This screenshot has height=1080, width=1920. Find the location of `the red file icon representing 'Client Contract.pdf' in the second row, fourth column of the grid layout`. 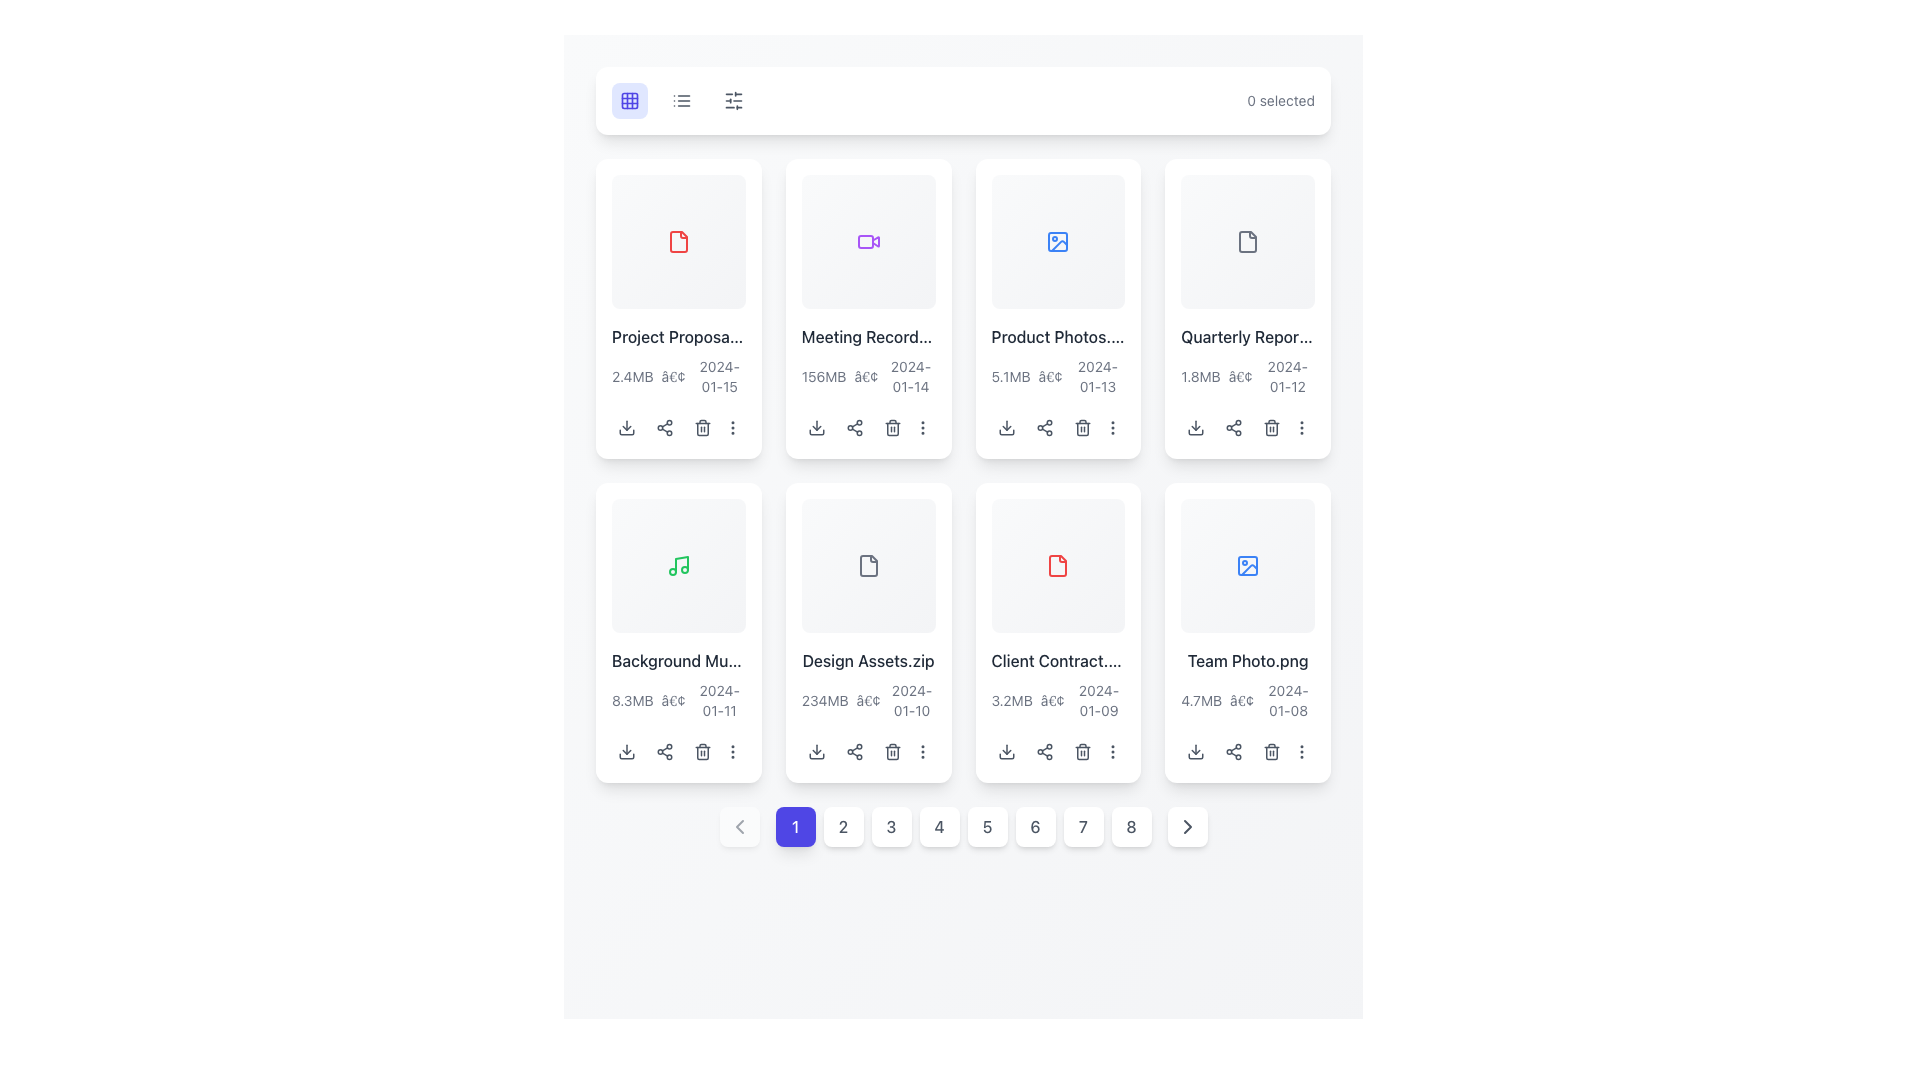

the red file icon representing 'Client Contract.pdf' in the second row, fourth column of the grid layout is located at coordinates (1057, 565).